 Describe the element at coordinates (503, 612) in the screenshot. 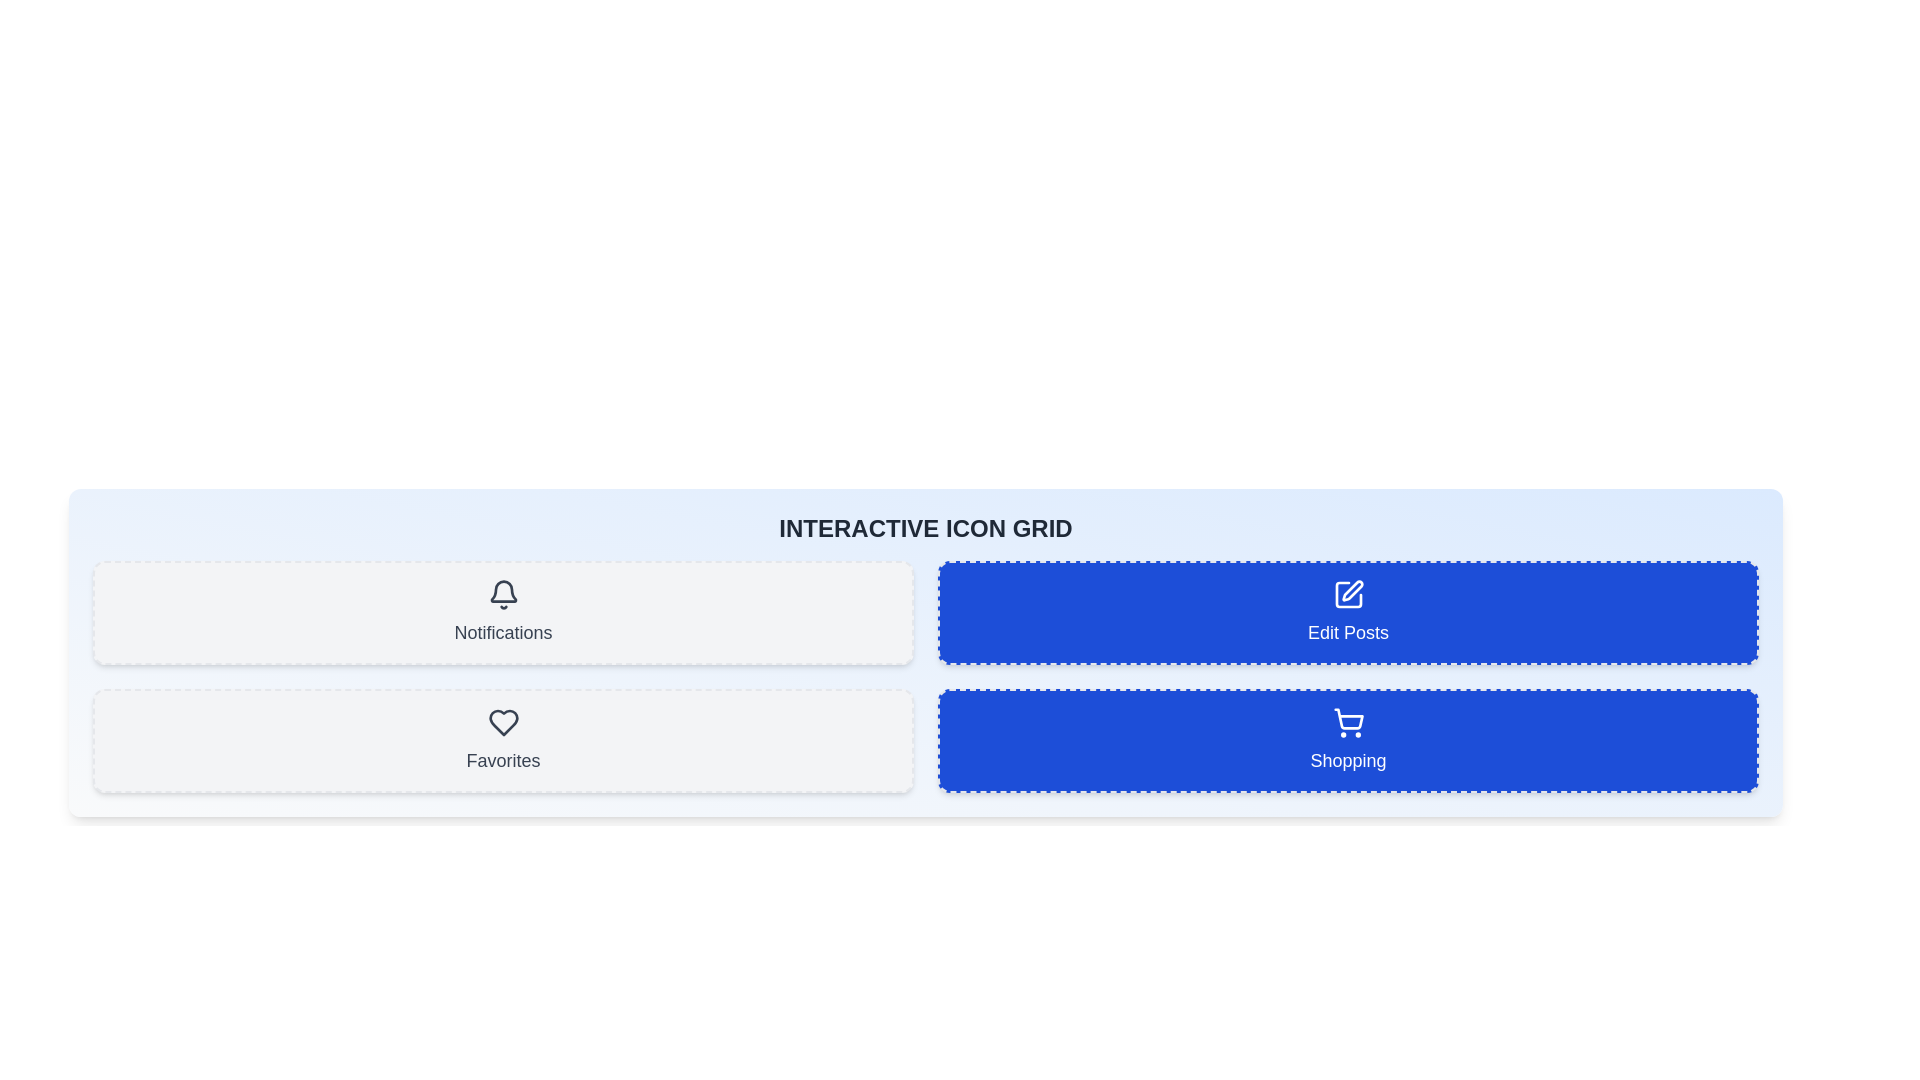

I see `the grid item identified by Notifications` at that location.